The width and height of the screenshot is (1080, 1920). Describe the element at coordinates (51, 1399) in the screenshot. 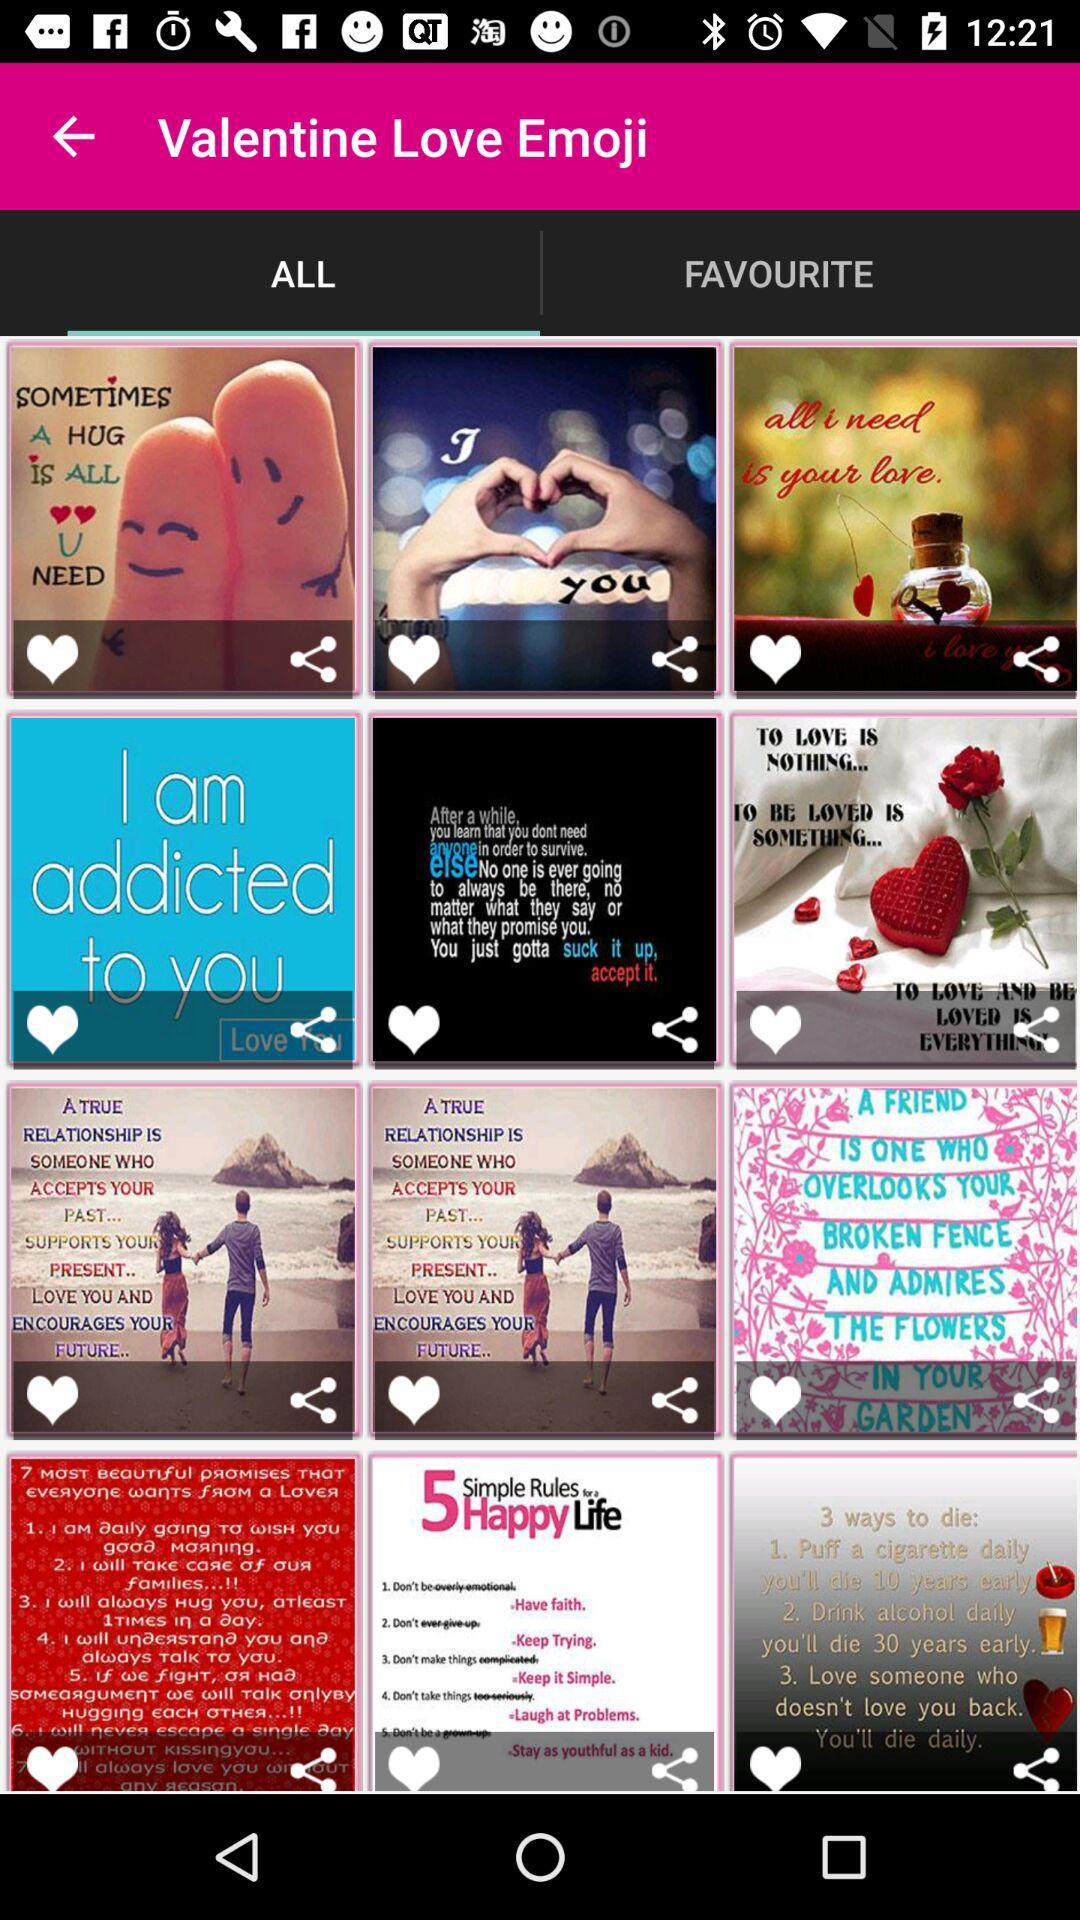

I see `like` at that location.